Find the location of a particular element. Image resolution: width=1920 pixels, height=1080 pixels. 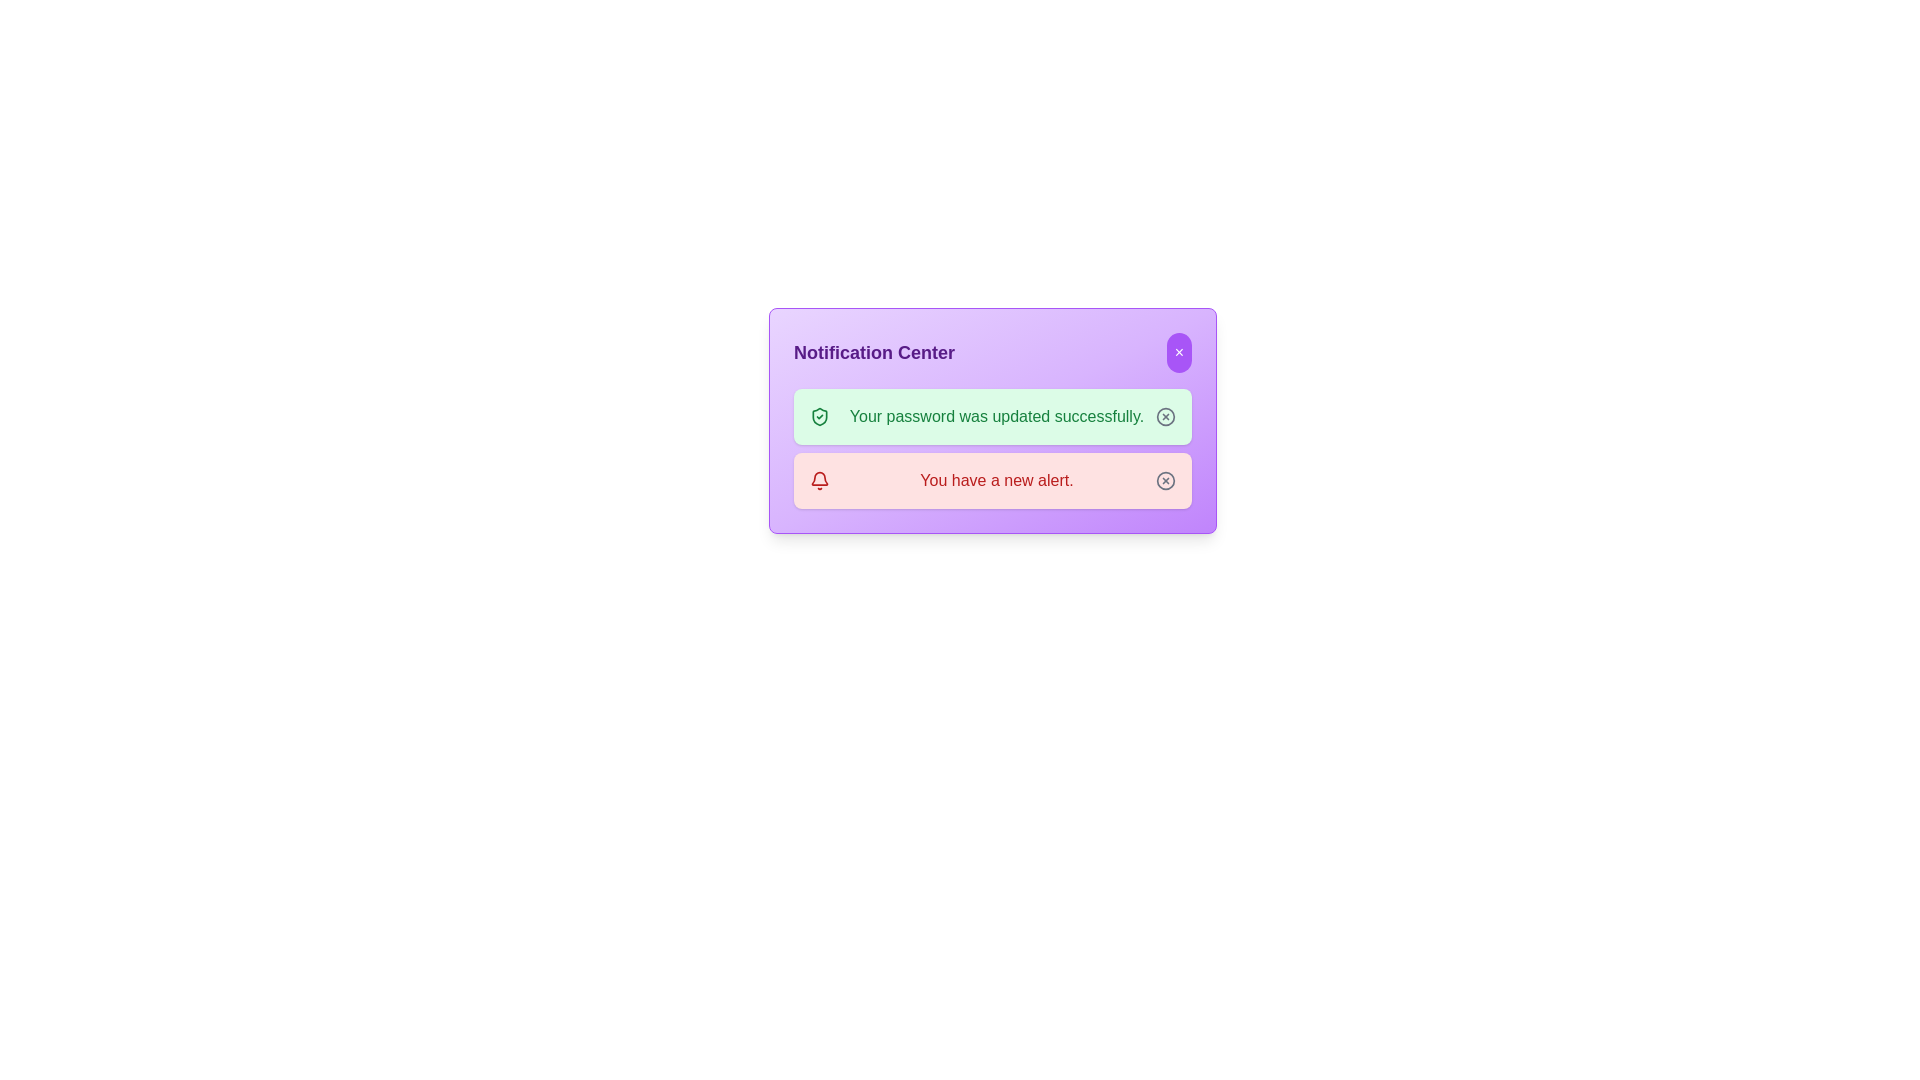

the close button located at the top-right corner of the notification interface is located at coordinates (1179, 352).